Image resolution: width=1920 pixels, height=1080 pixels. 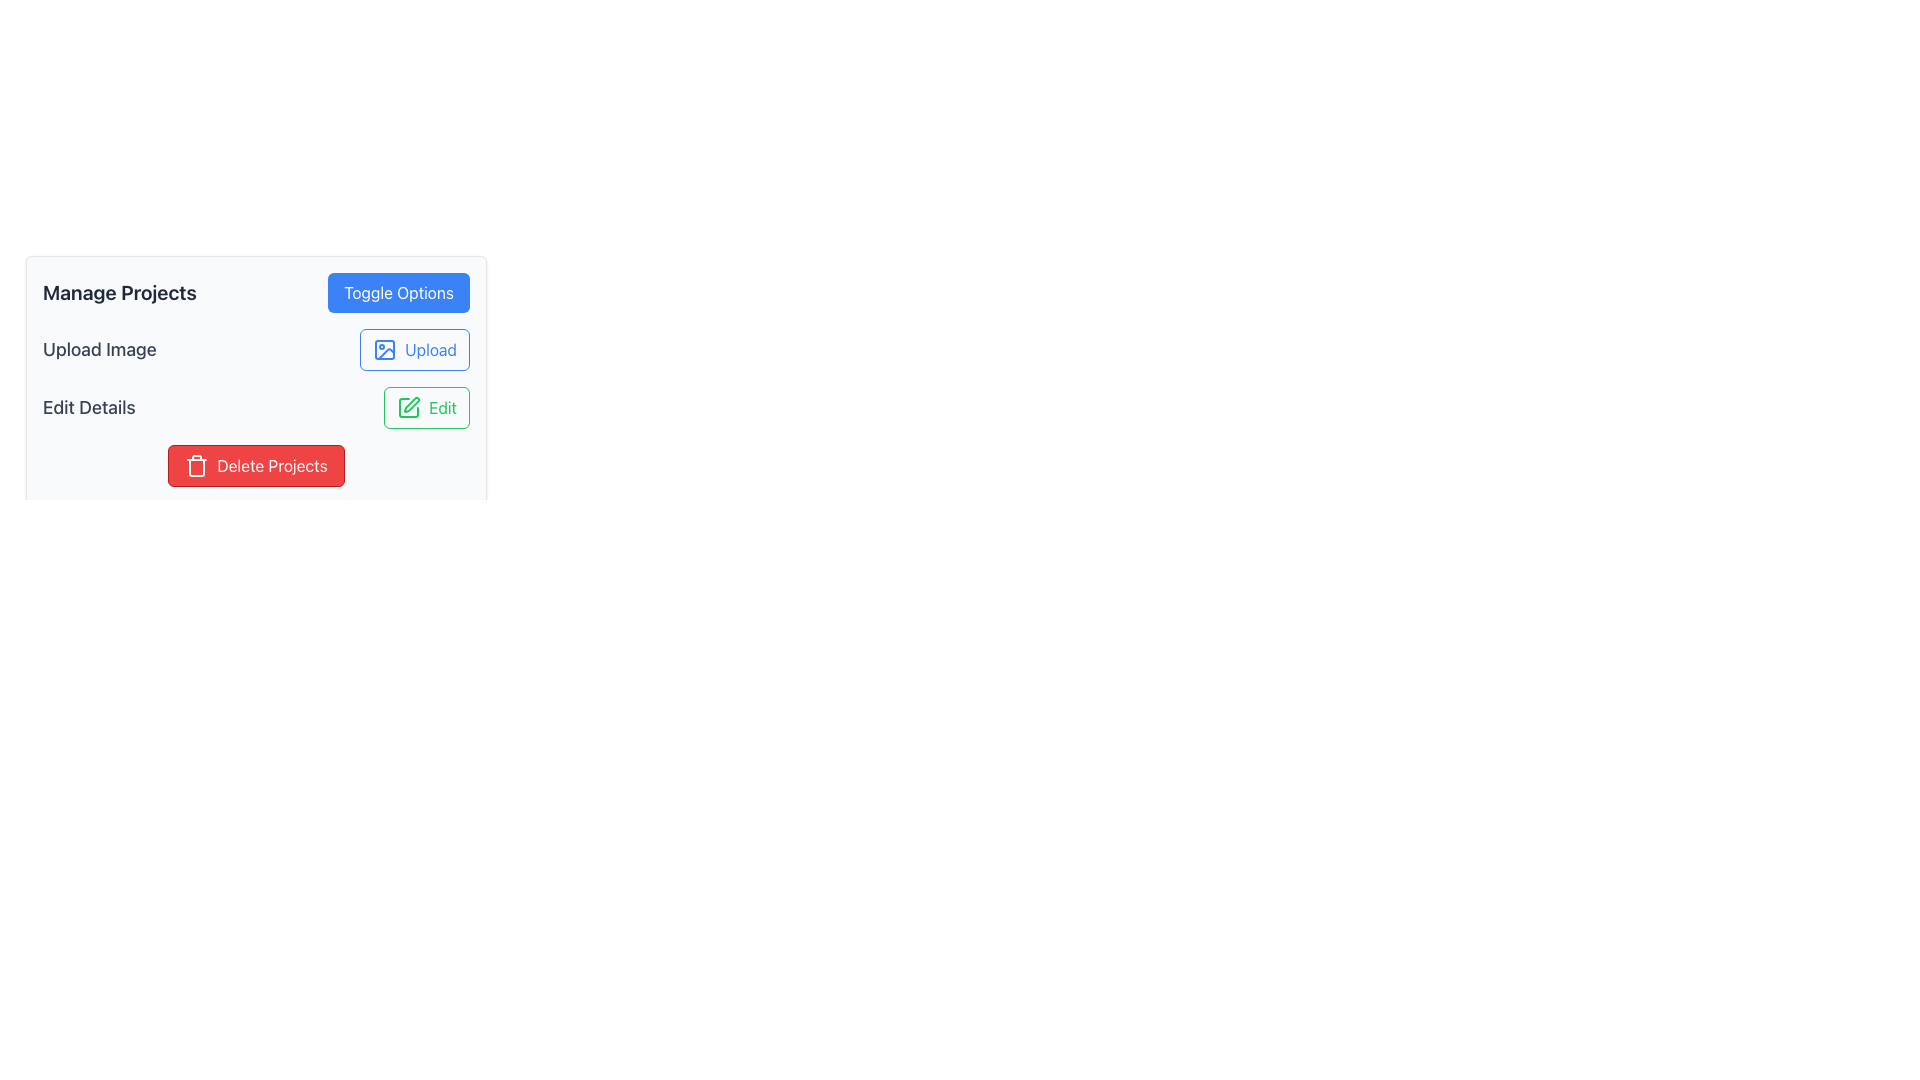 I want to click on the delete button located at the bottom of the 'Manage Projects' interface to initiate the deletion of projects, so click(x=255, y=466).